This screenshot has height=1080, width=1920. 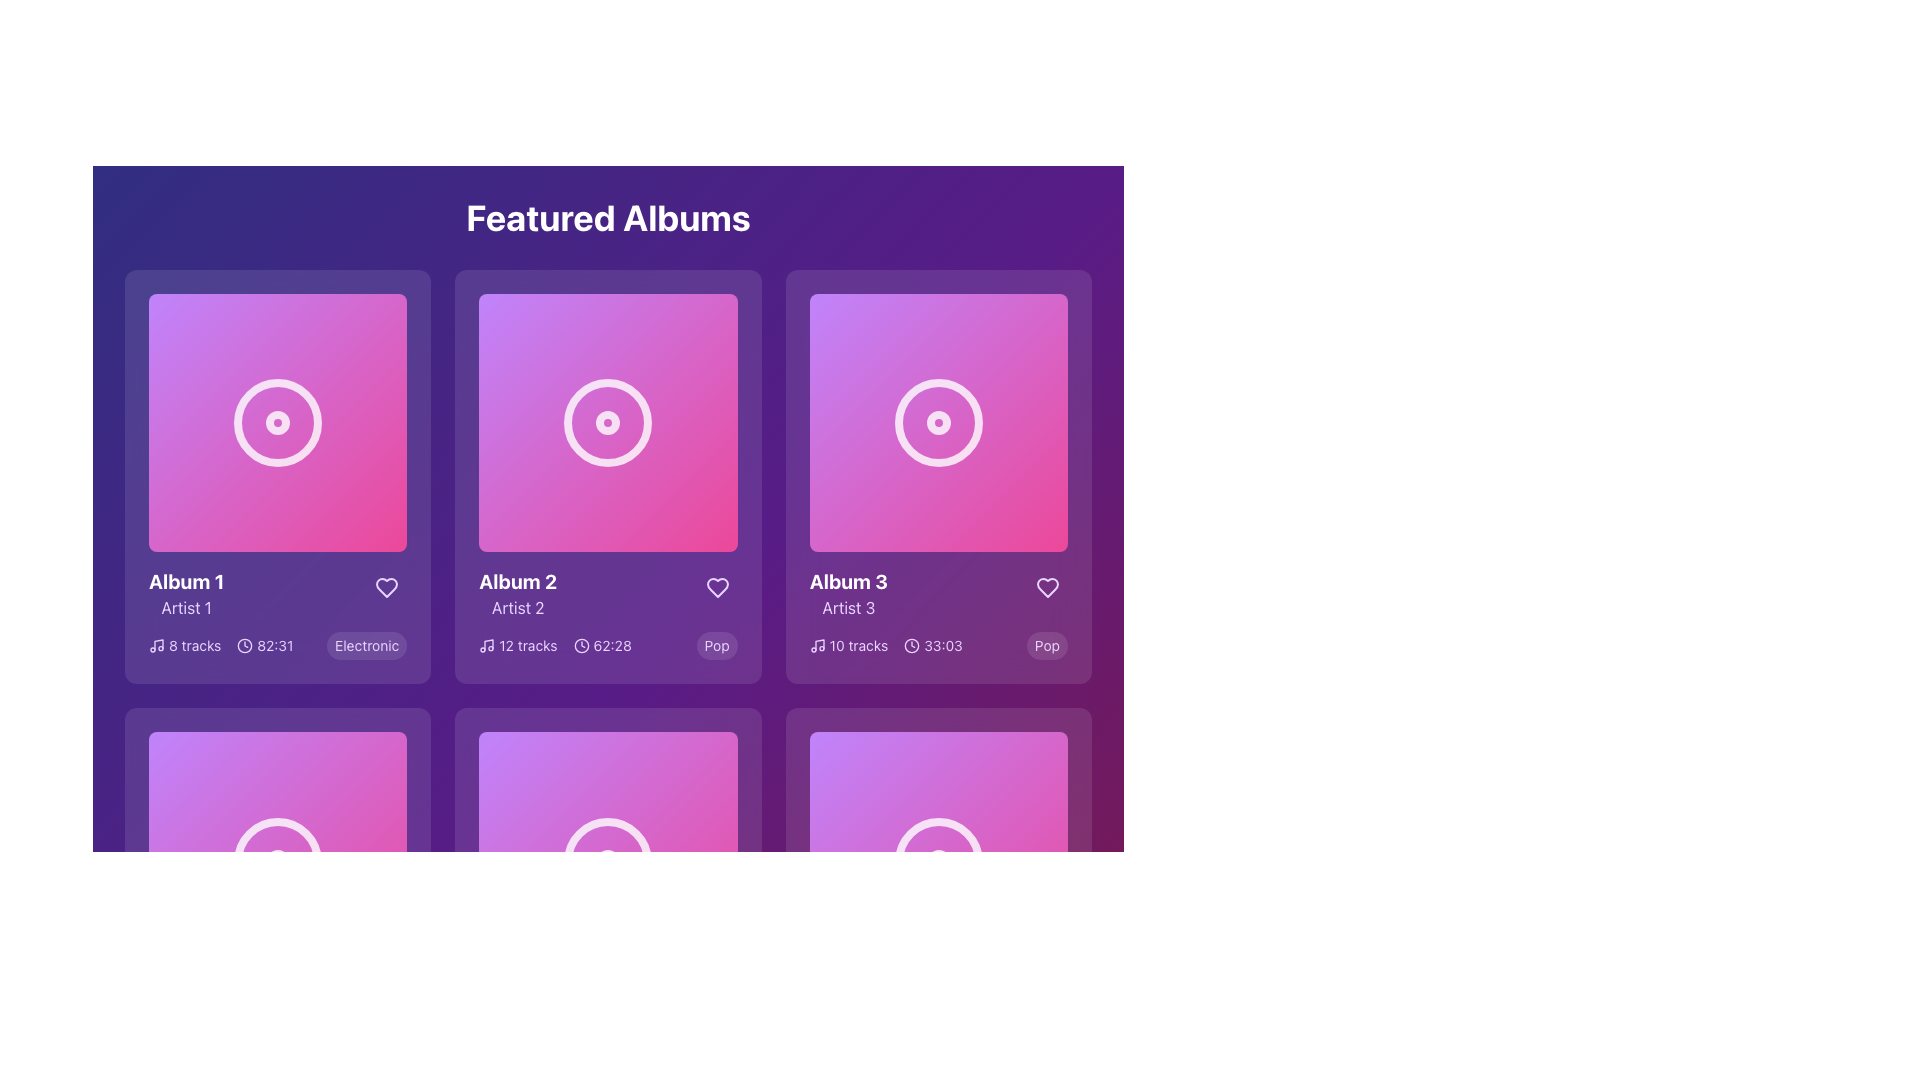 I want to click on the text label indicating the artist associated with the album 'Album 2', located under the 'Album 2' title in the second album tile, so click(x=518, y=607).